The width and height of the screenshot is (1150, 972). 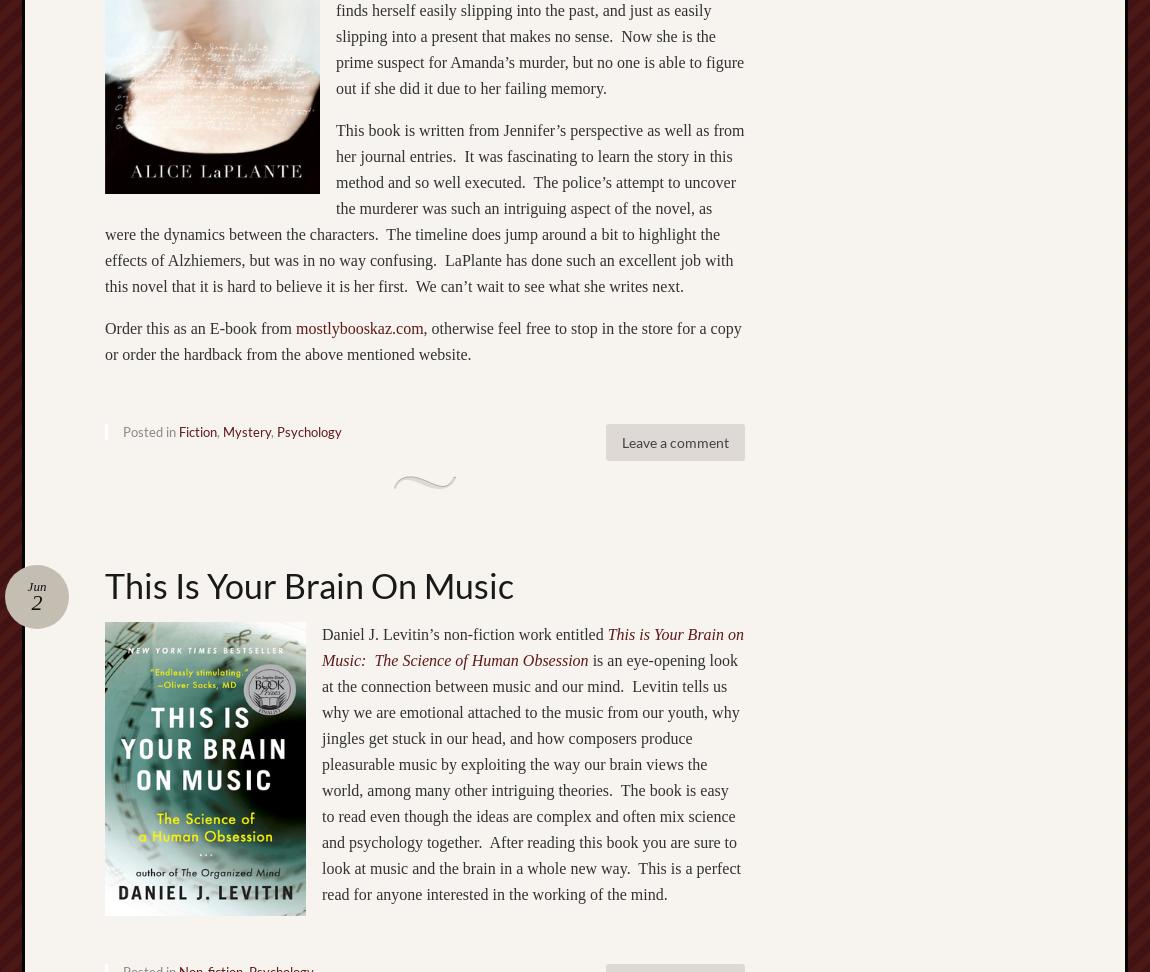 What do you see at coordinates (197, 429) in the screenshot?
I see `'Fiction'` at bounding box center [197, 429].